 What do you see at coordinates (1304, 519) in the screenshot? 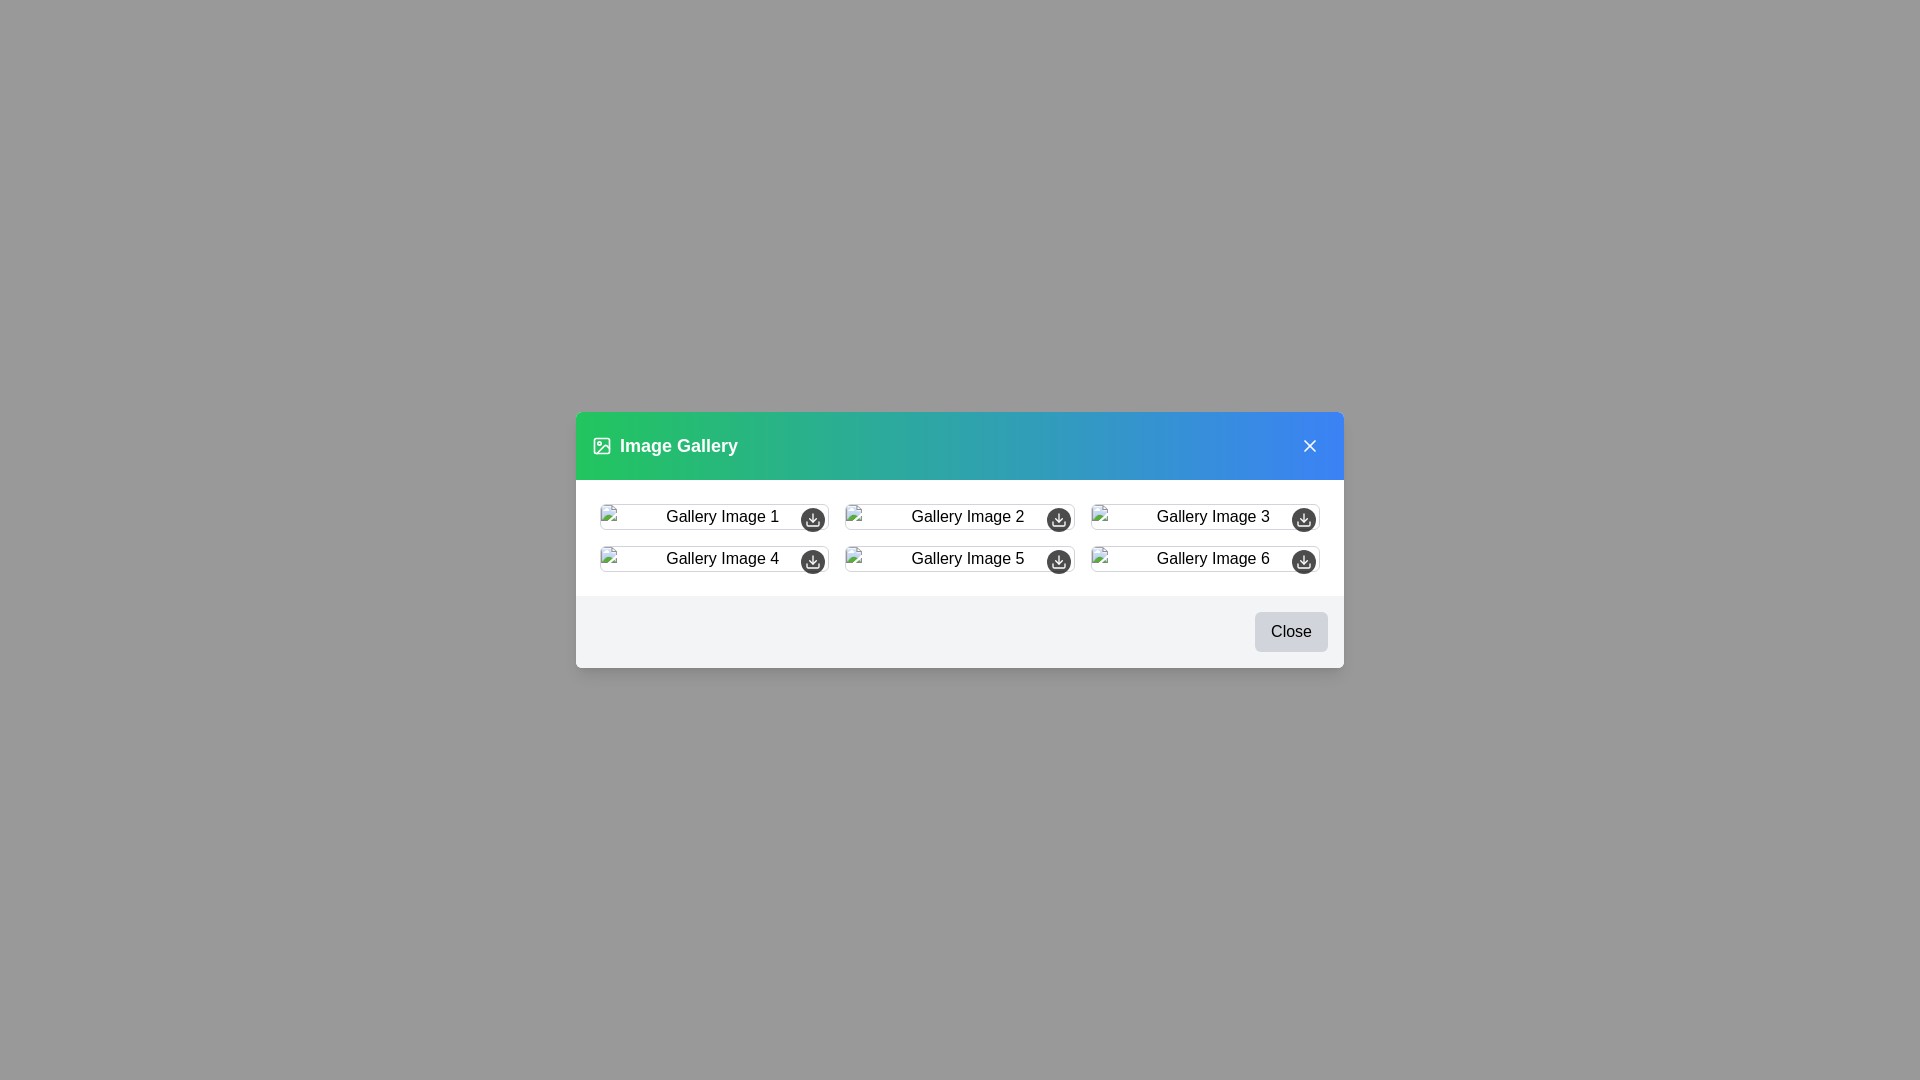
I see `the download button for image 3` at bounding box center [1304, 519].